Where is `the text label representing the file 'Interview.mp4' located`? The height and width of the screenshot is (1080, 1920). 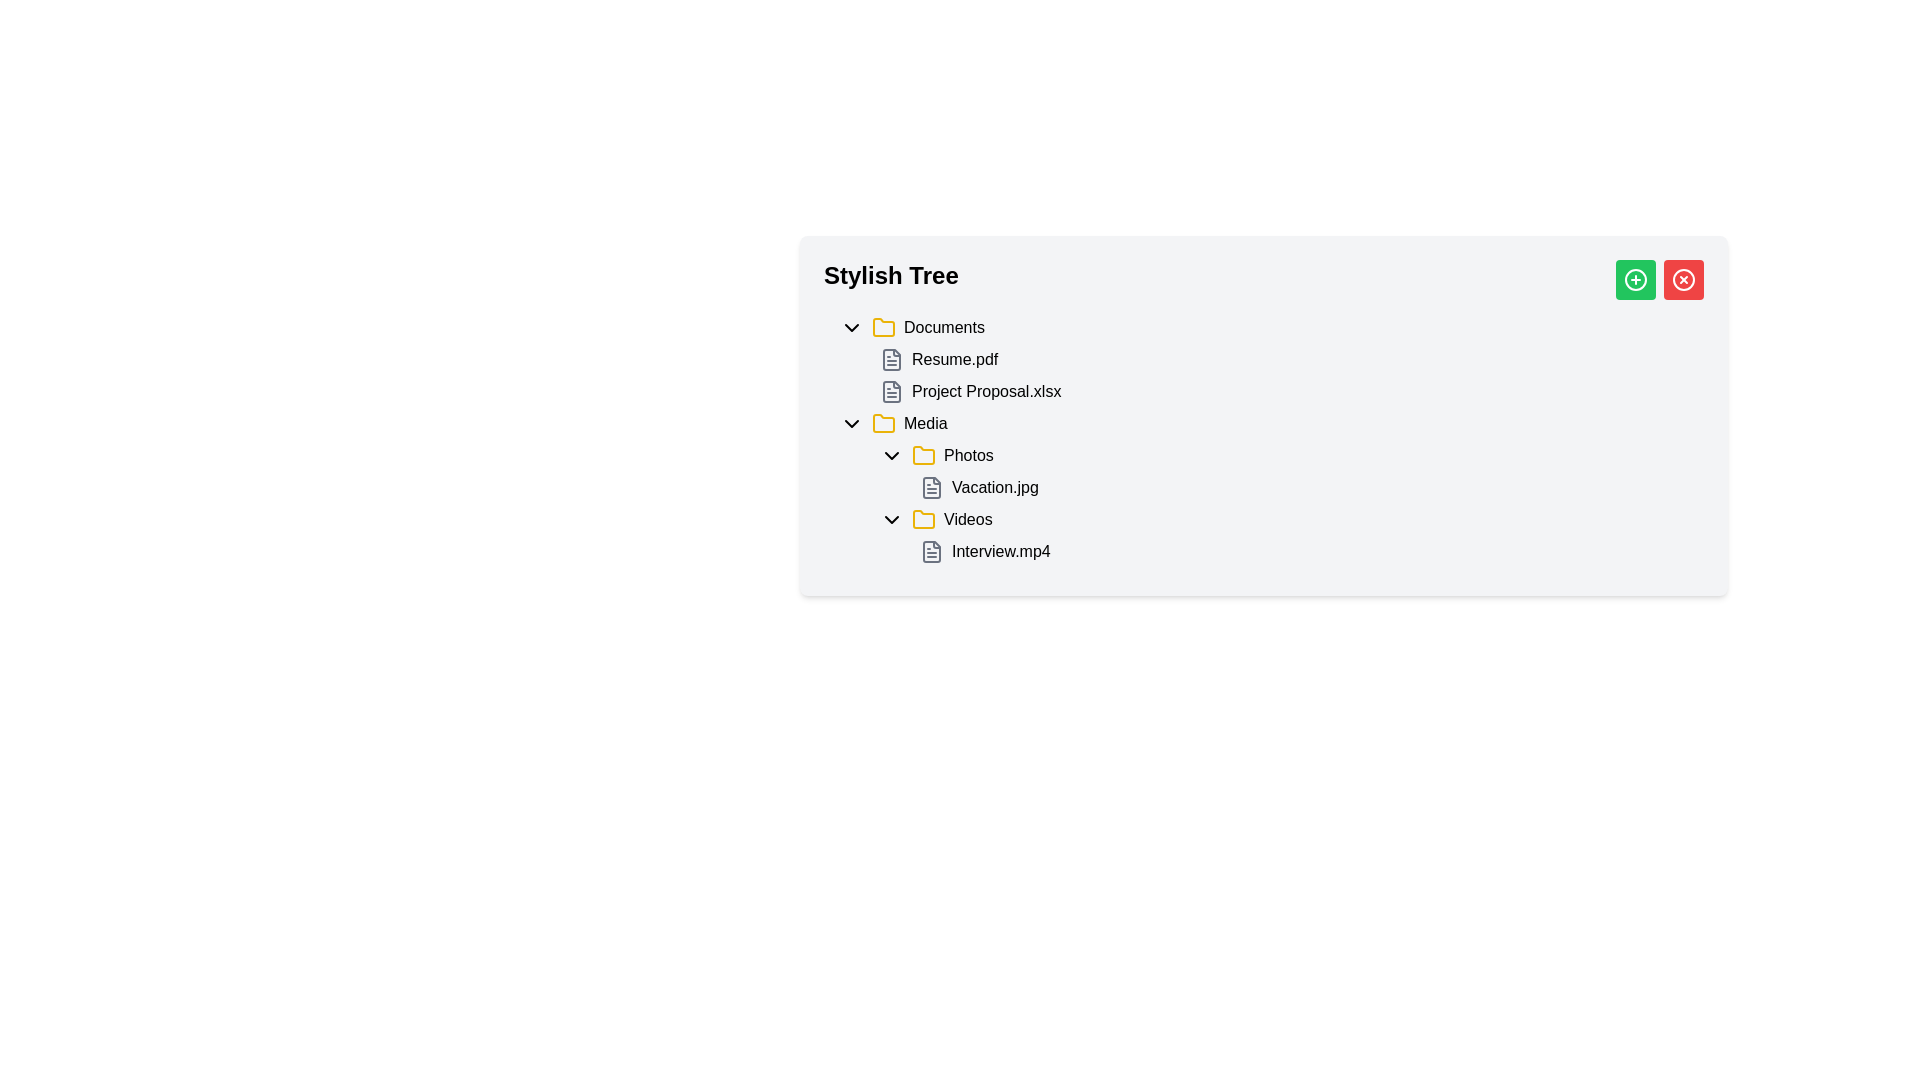
the text label representing the file 'Interview.mp4' located is located at coordinates (1001, 551).